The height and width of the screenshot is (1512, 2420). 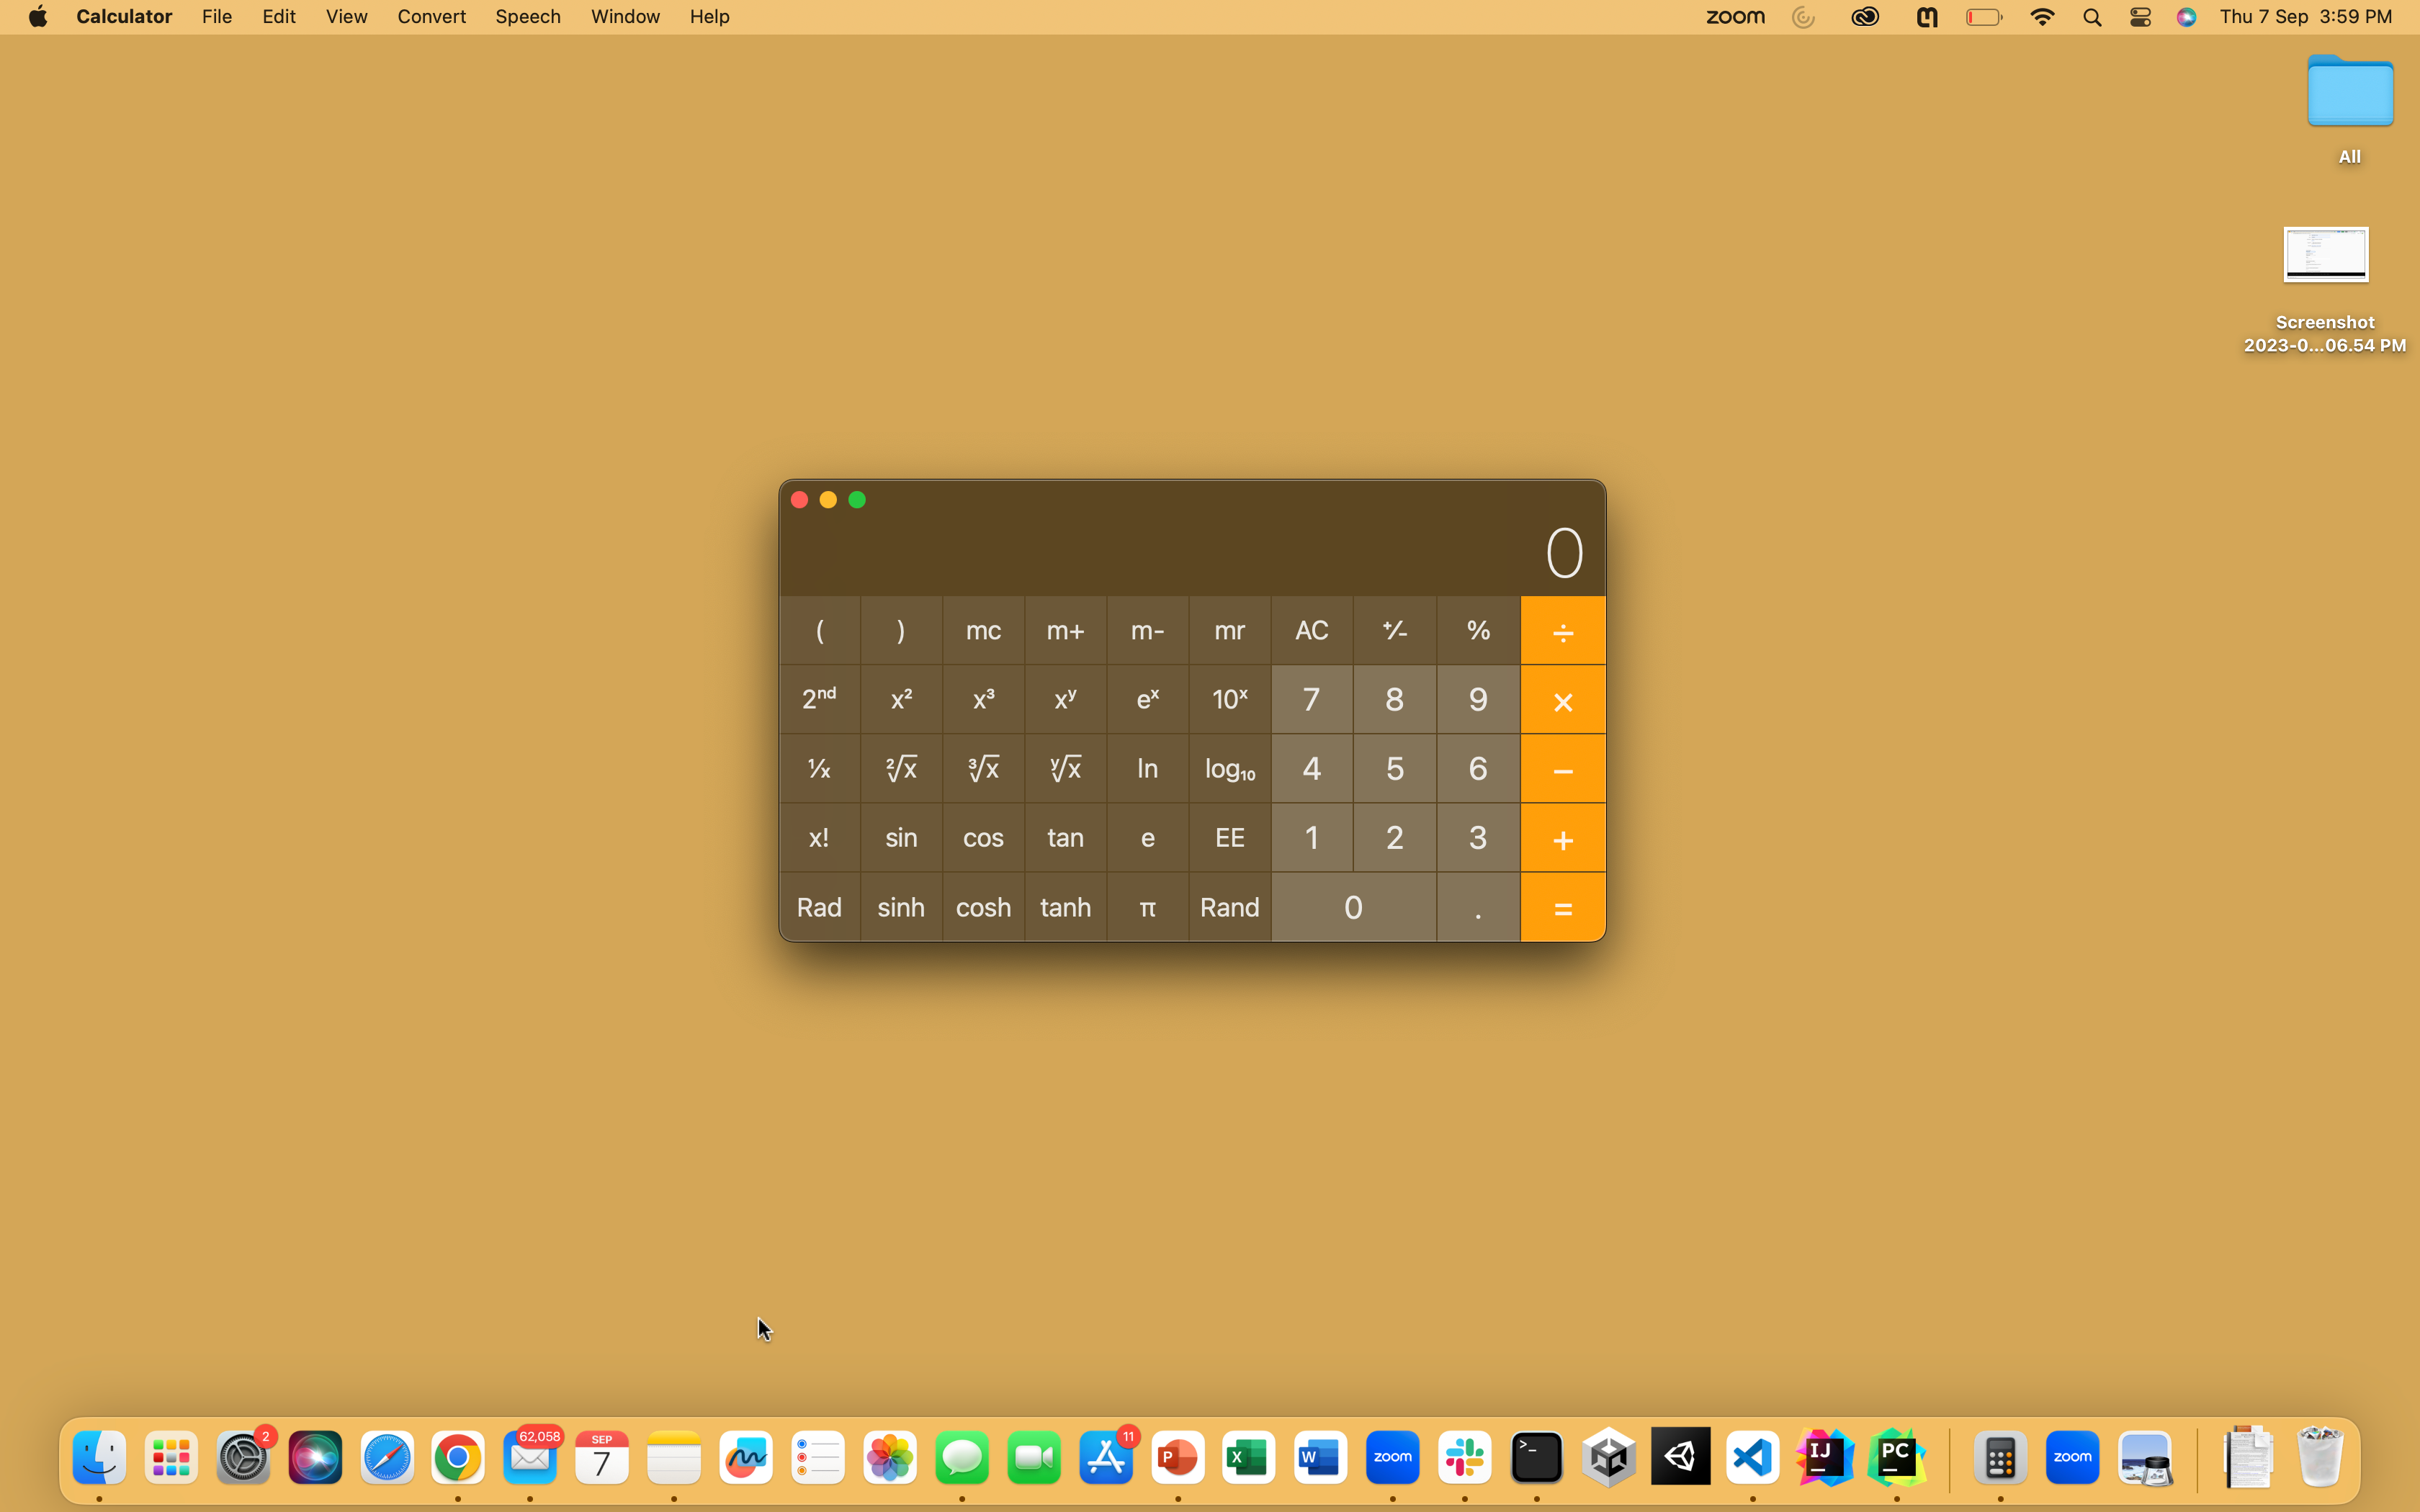 I want to click on on "AC", so click(x=1312, y=631).